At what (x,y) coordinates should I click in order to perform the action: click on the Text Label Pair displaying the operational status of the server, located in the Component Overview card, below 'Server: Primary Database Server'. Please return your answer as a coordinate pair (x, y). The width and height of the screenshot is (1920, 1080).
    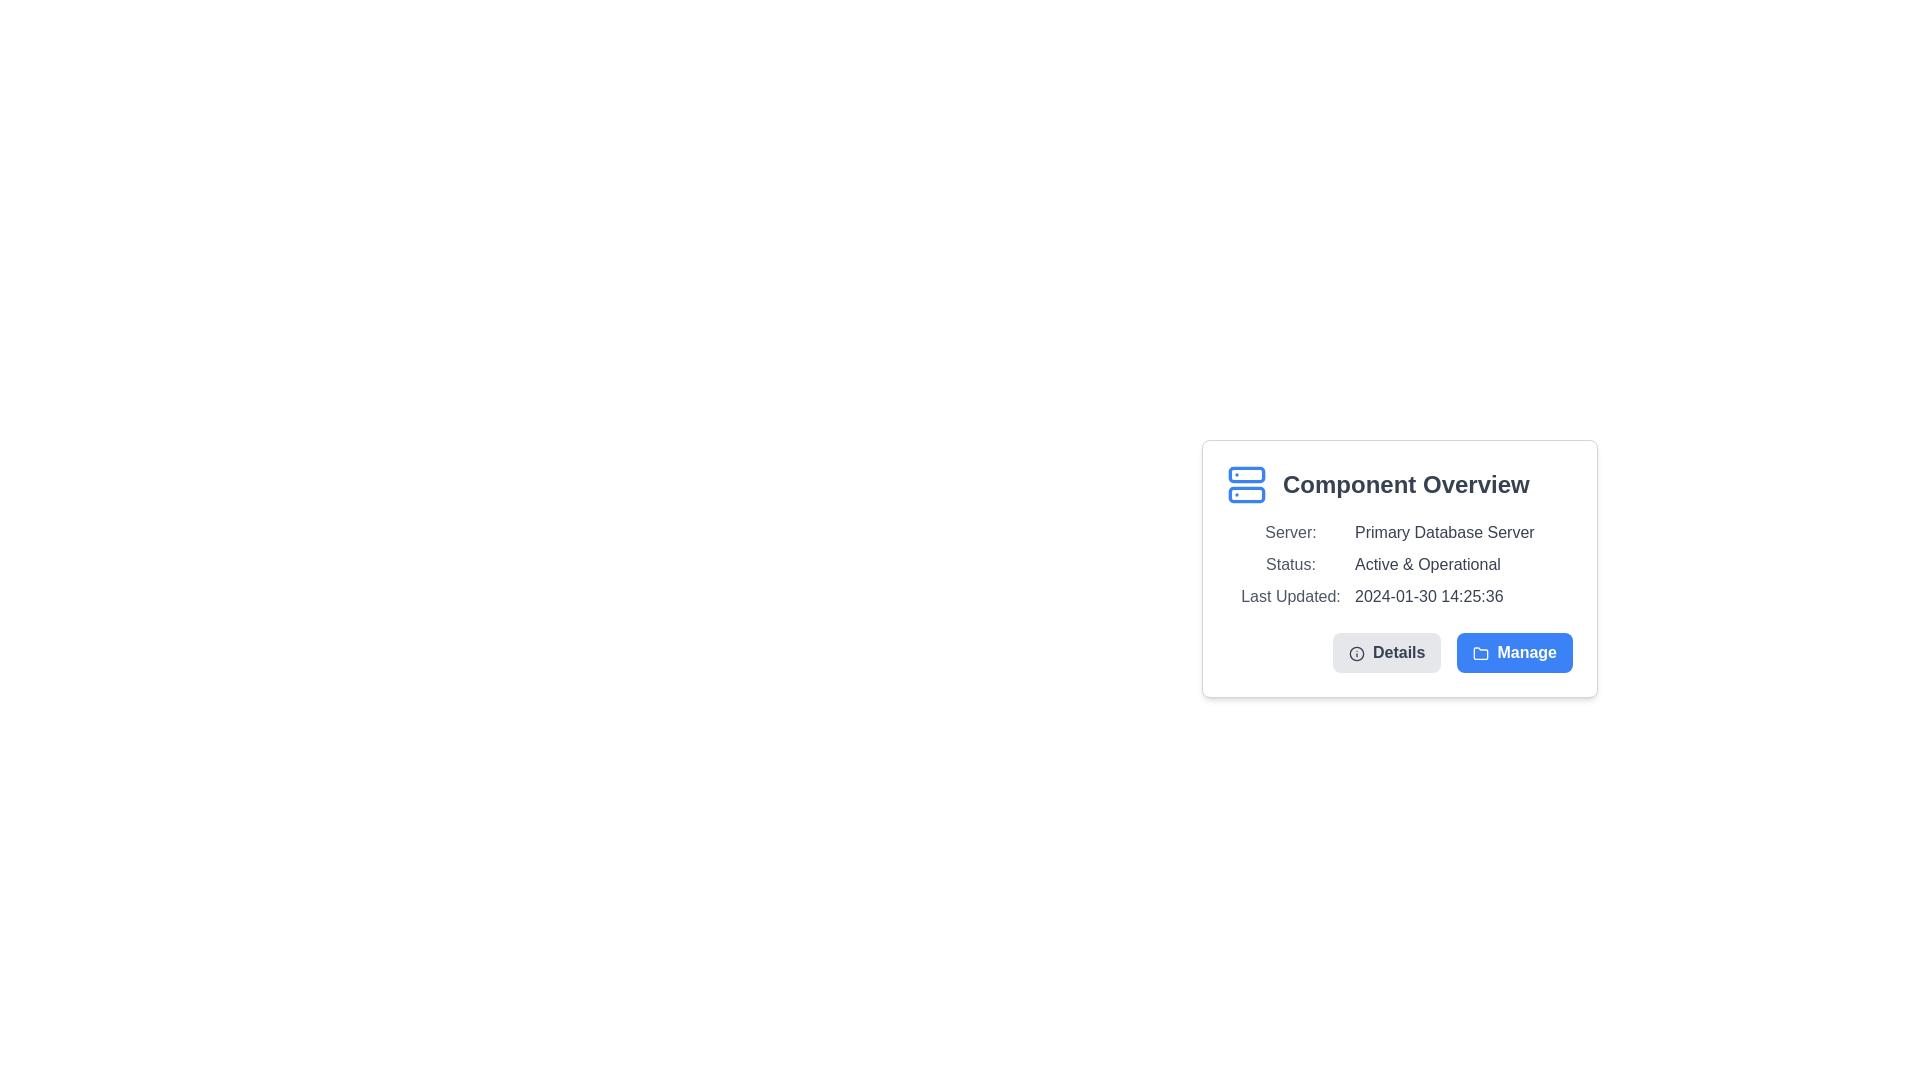
    Looking at the image, I should click on (1399, 564).